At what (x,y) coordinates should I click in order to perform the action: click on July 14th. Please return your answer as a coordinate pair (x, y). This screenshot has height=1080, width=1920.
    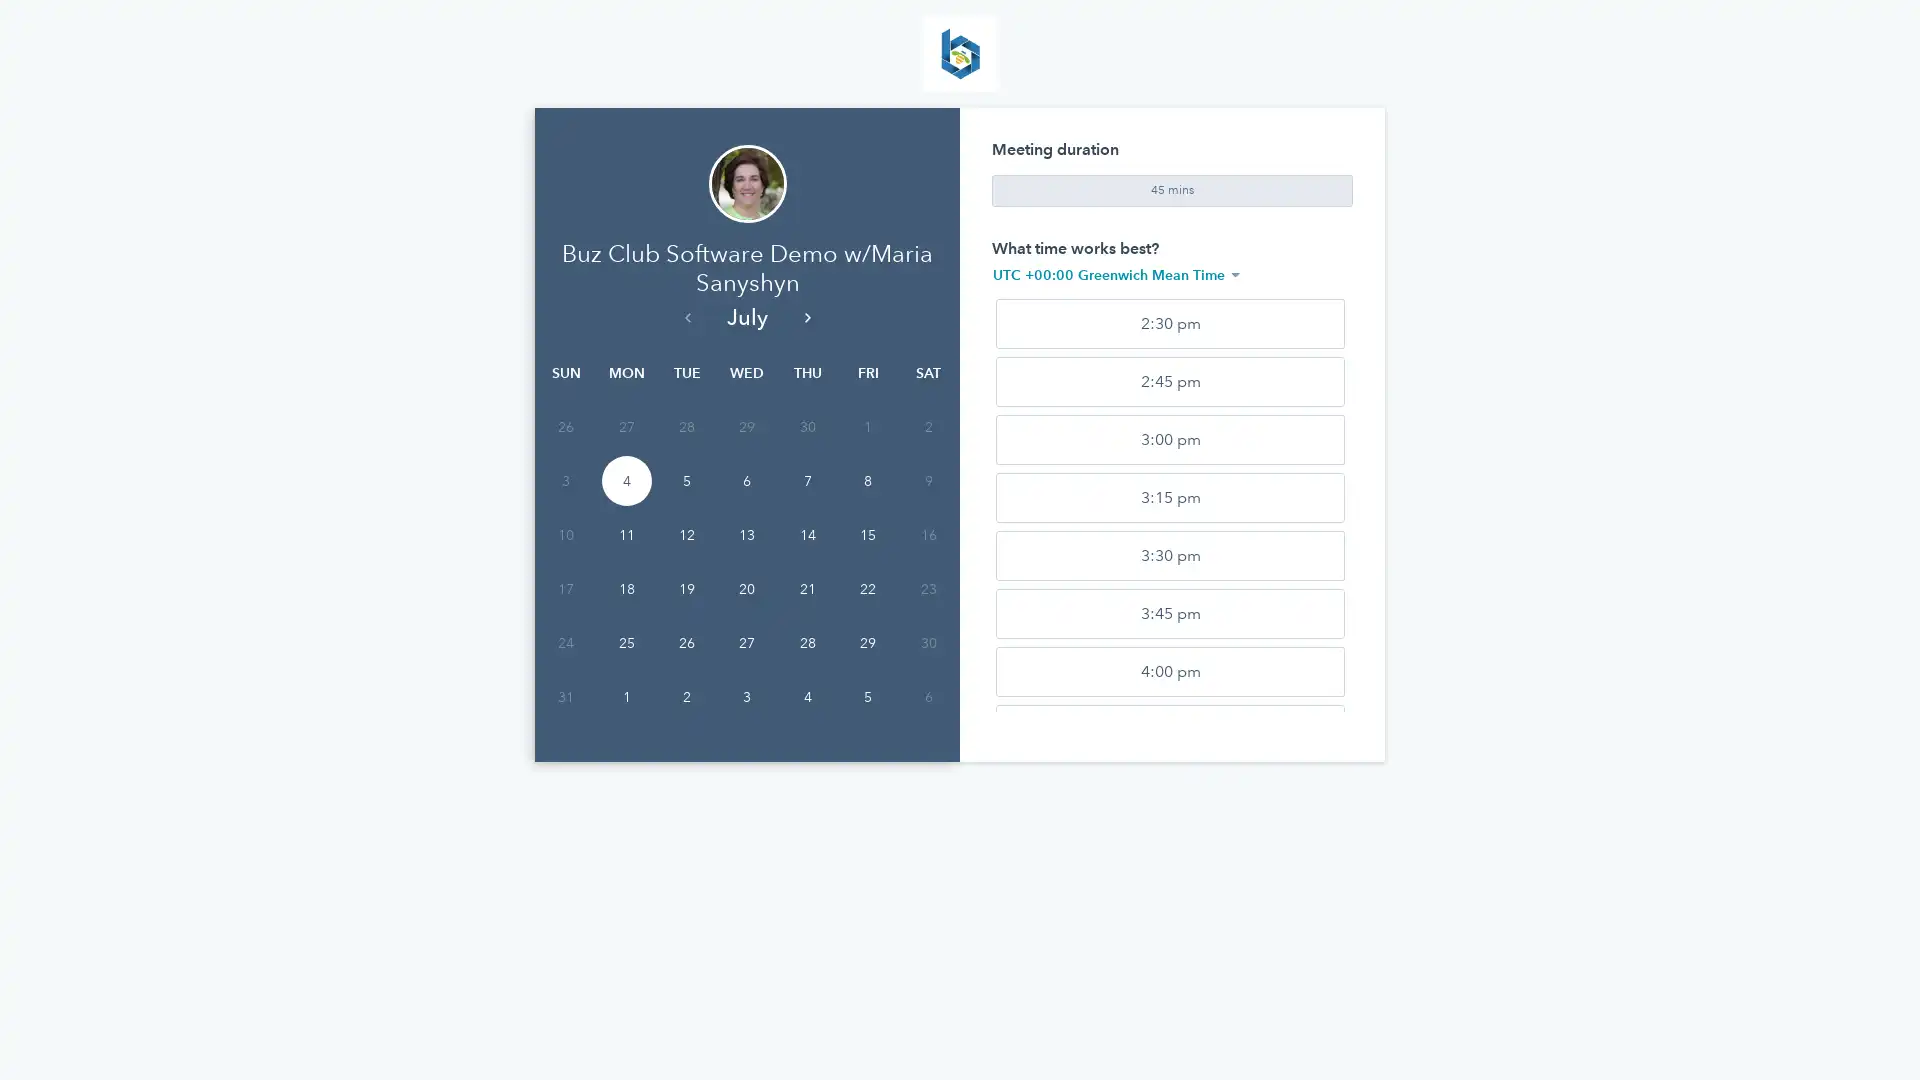
    Looking at the image, I should click on (806, 534).